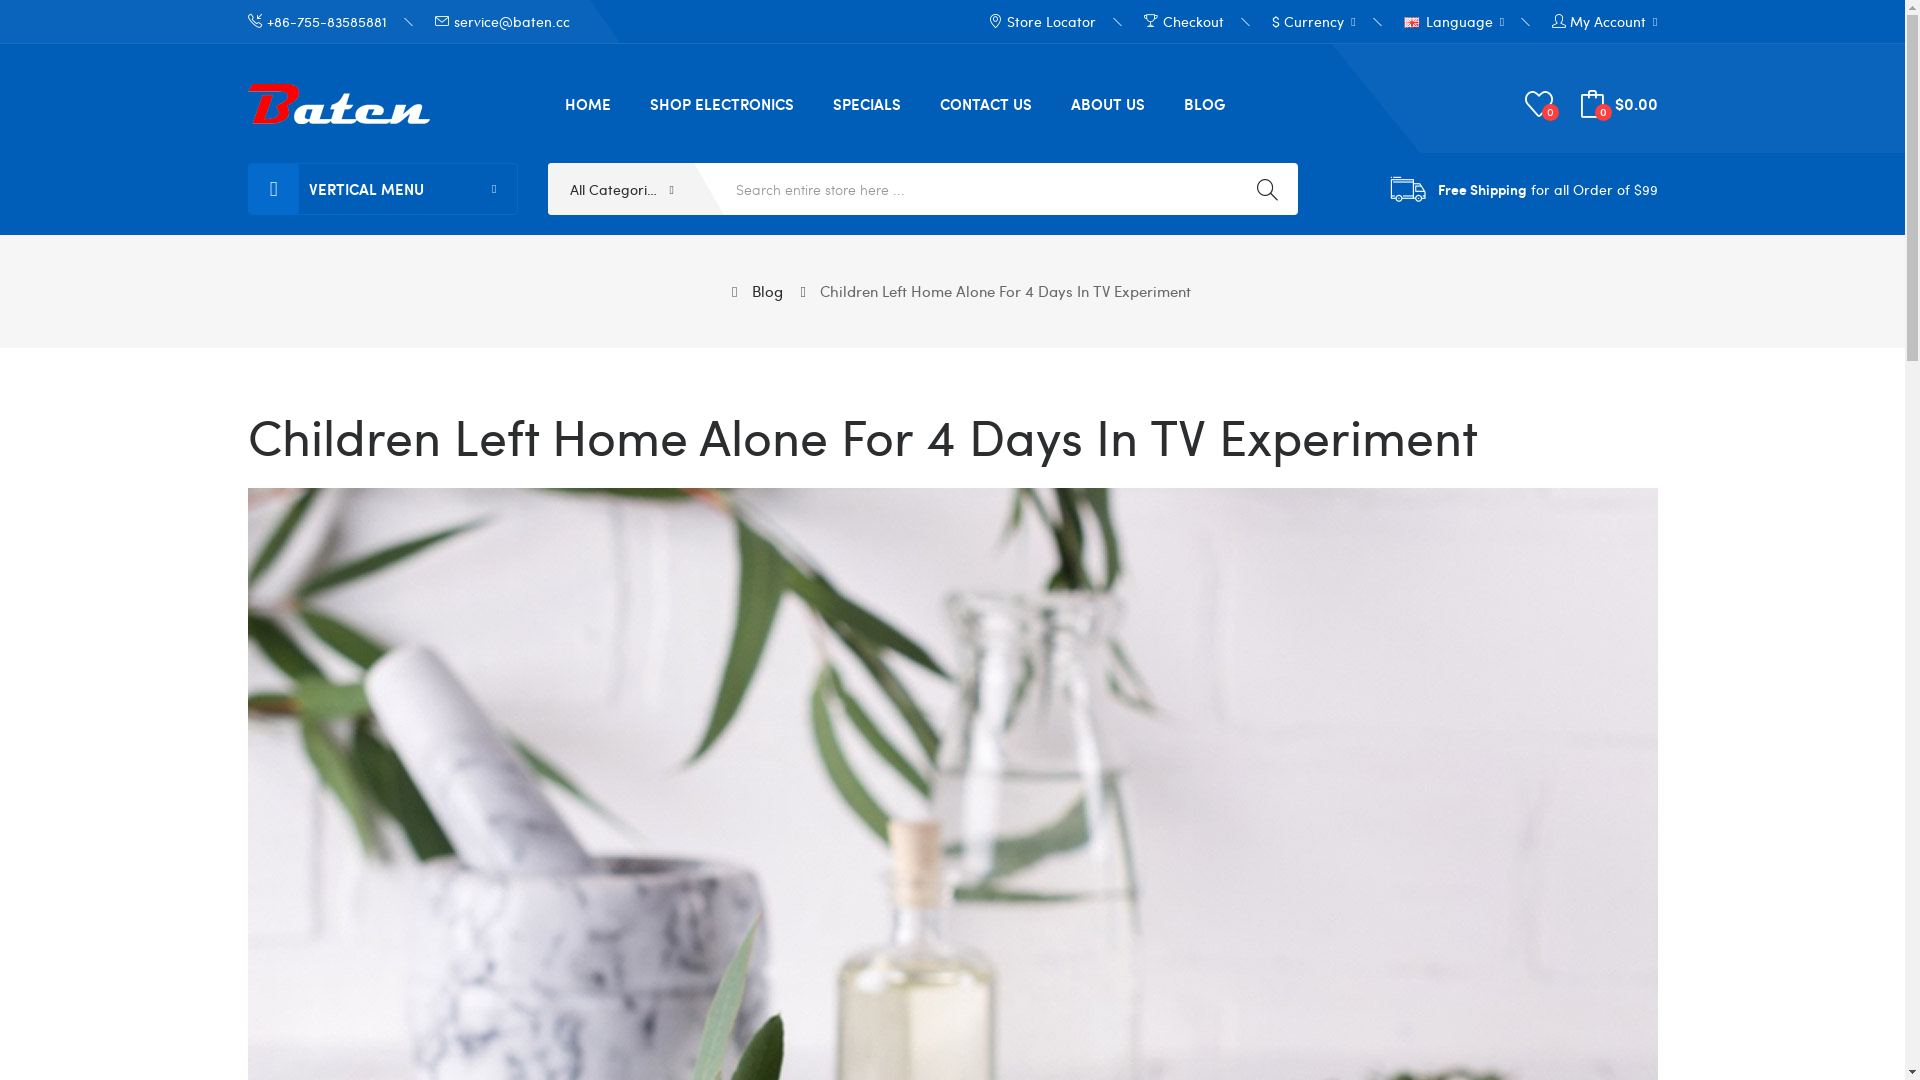 The image size is (1920, 1080). Describe the element at coordinates (1143, 21) in the screenshot. I see `'Checkout'` at that location.